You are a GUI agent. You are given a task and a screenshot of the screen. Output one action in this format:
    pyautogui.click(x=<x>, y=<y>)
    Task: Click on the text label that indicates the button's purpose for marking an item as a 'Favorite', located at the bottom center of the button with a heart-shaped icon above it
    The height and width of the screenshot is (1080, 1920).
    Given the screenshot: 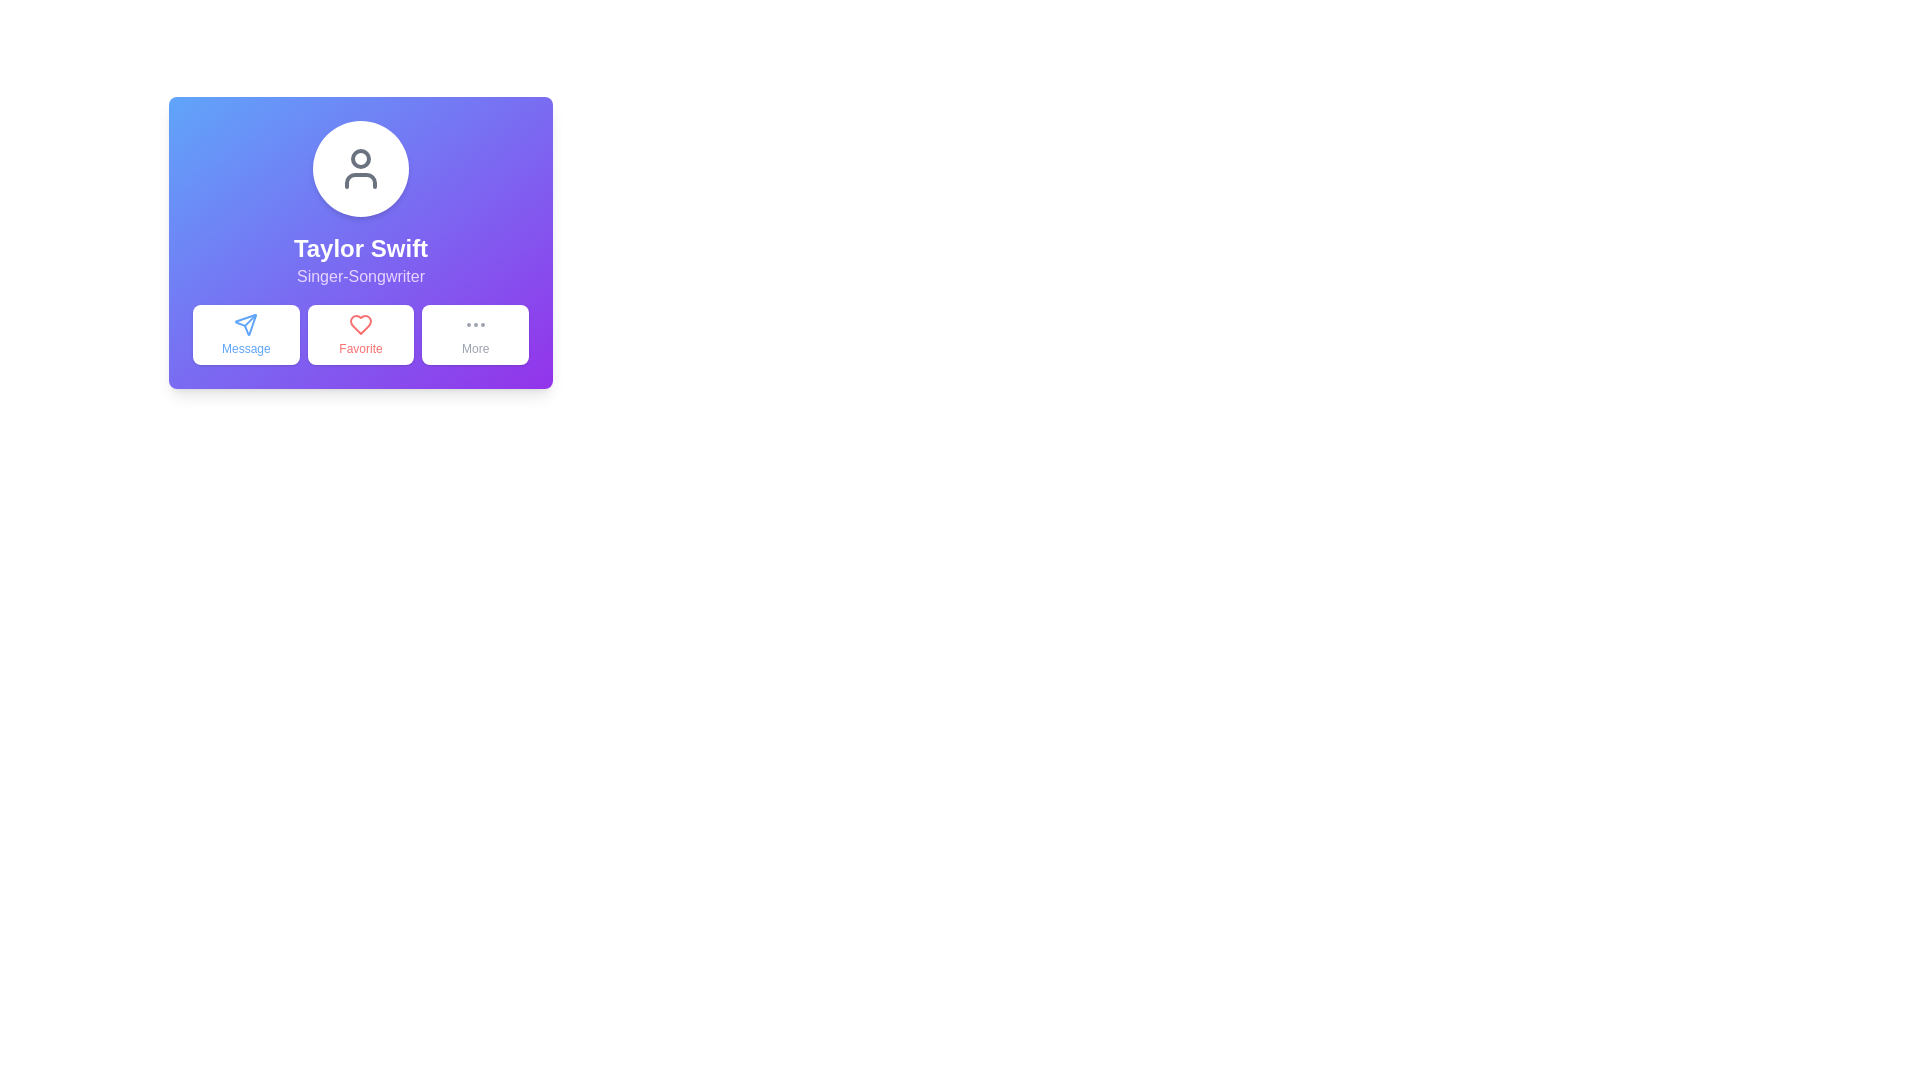 What is the action you would take?
    pyautogui.click(x=360, y=347)
    